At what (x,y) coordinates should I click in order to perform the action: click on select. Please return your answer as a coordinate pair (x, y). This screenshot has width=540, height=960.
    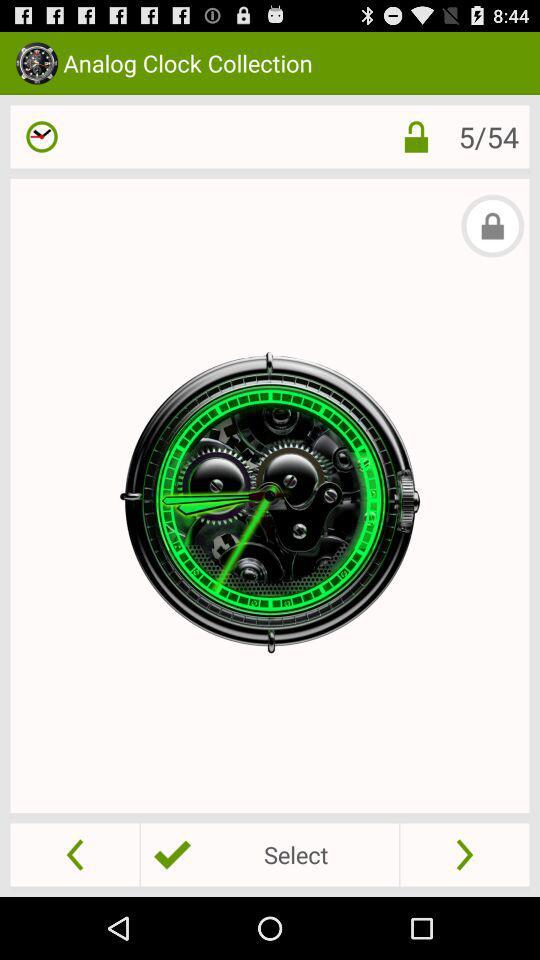
    Looking at the image, I should click on (270, 853).